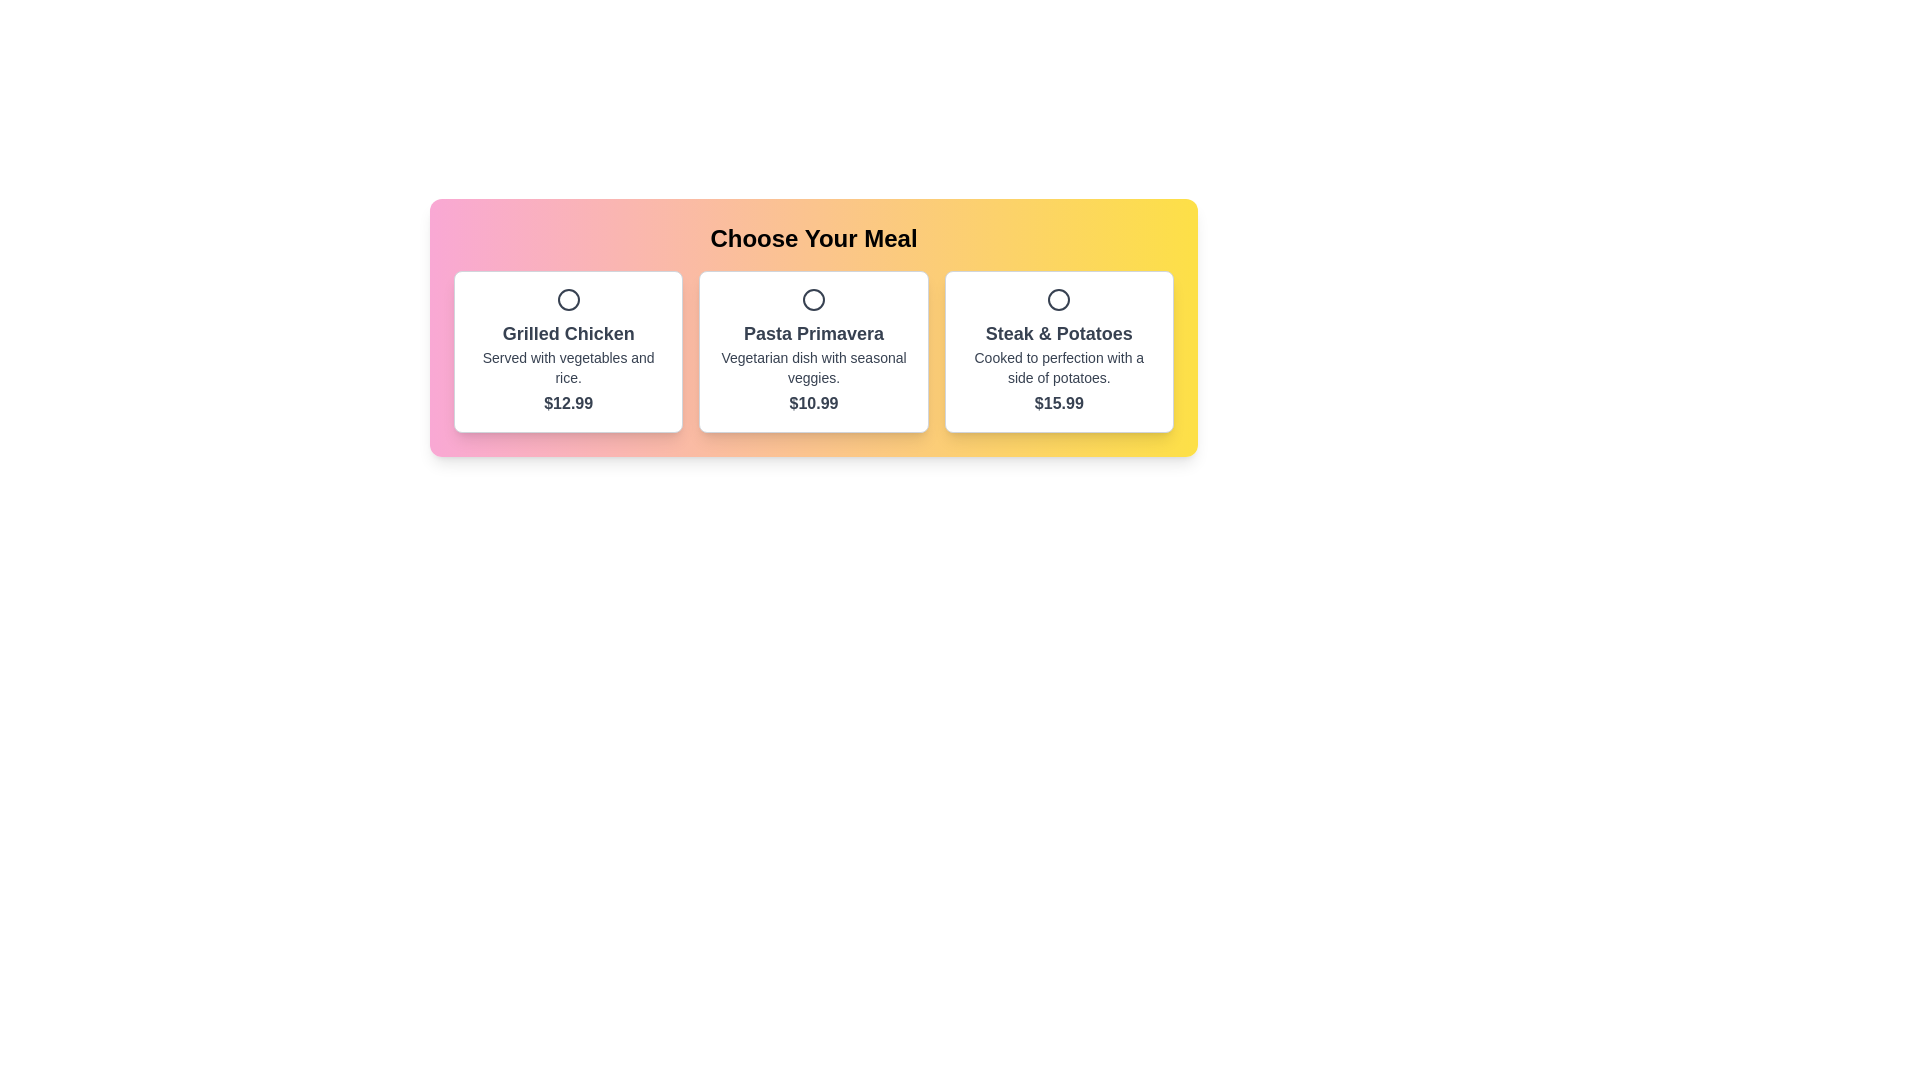  Describe the element at coordinates (567, 300) in the screenshot. I see `the selection marker icon (circle) associated with the 'Grilled Chicken' meal option` at that location.